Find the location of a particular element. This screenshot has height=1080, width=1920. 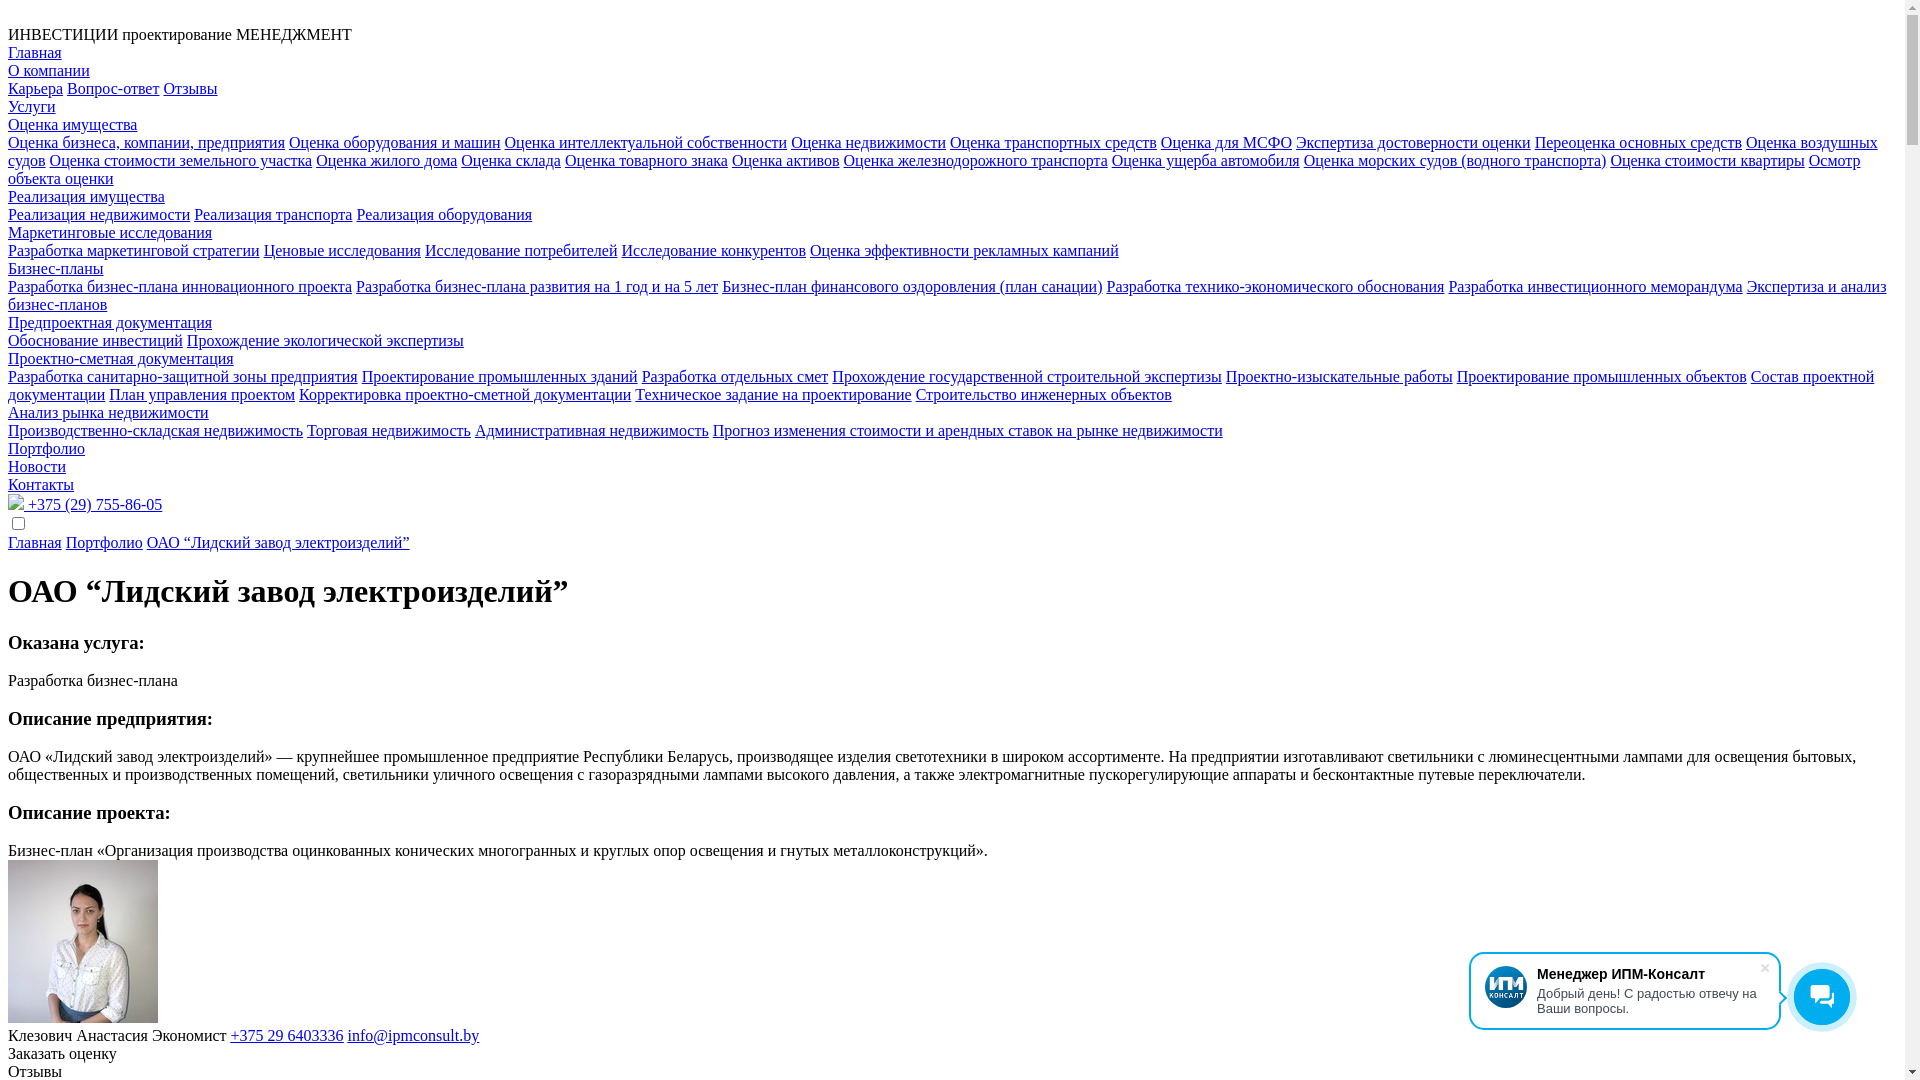

'+375 29 6403336' is located at coordinates (286, 1035).